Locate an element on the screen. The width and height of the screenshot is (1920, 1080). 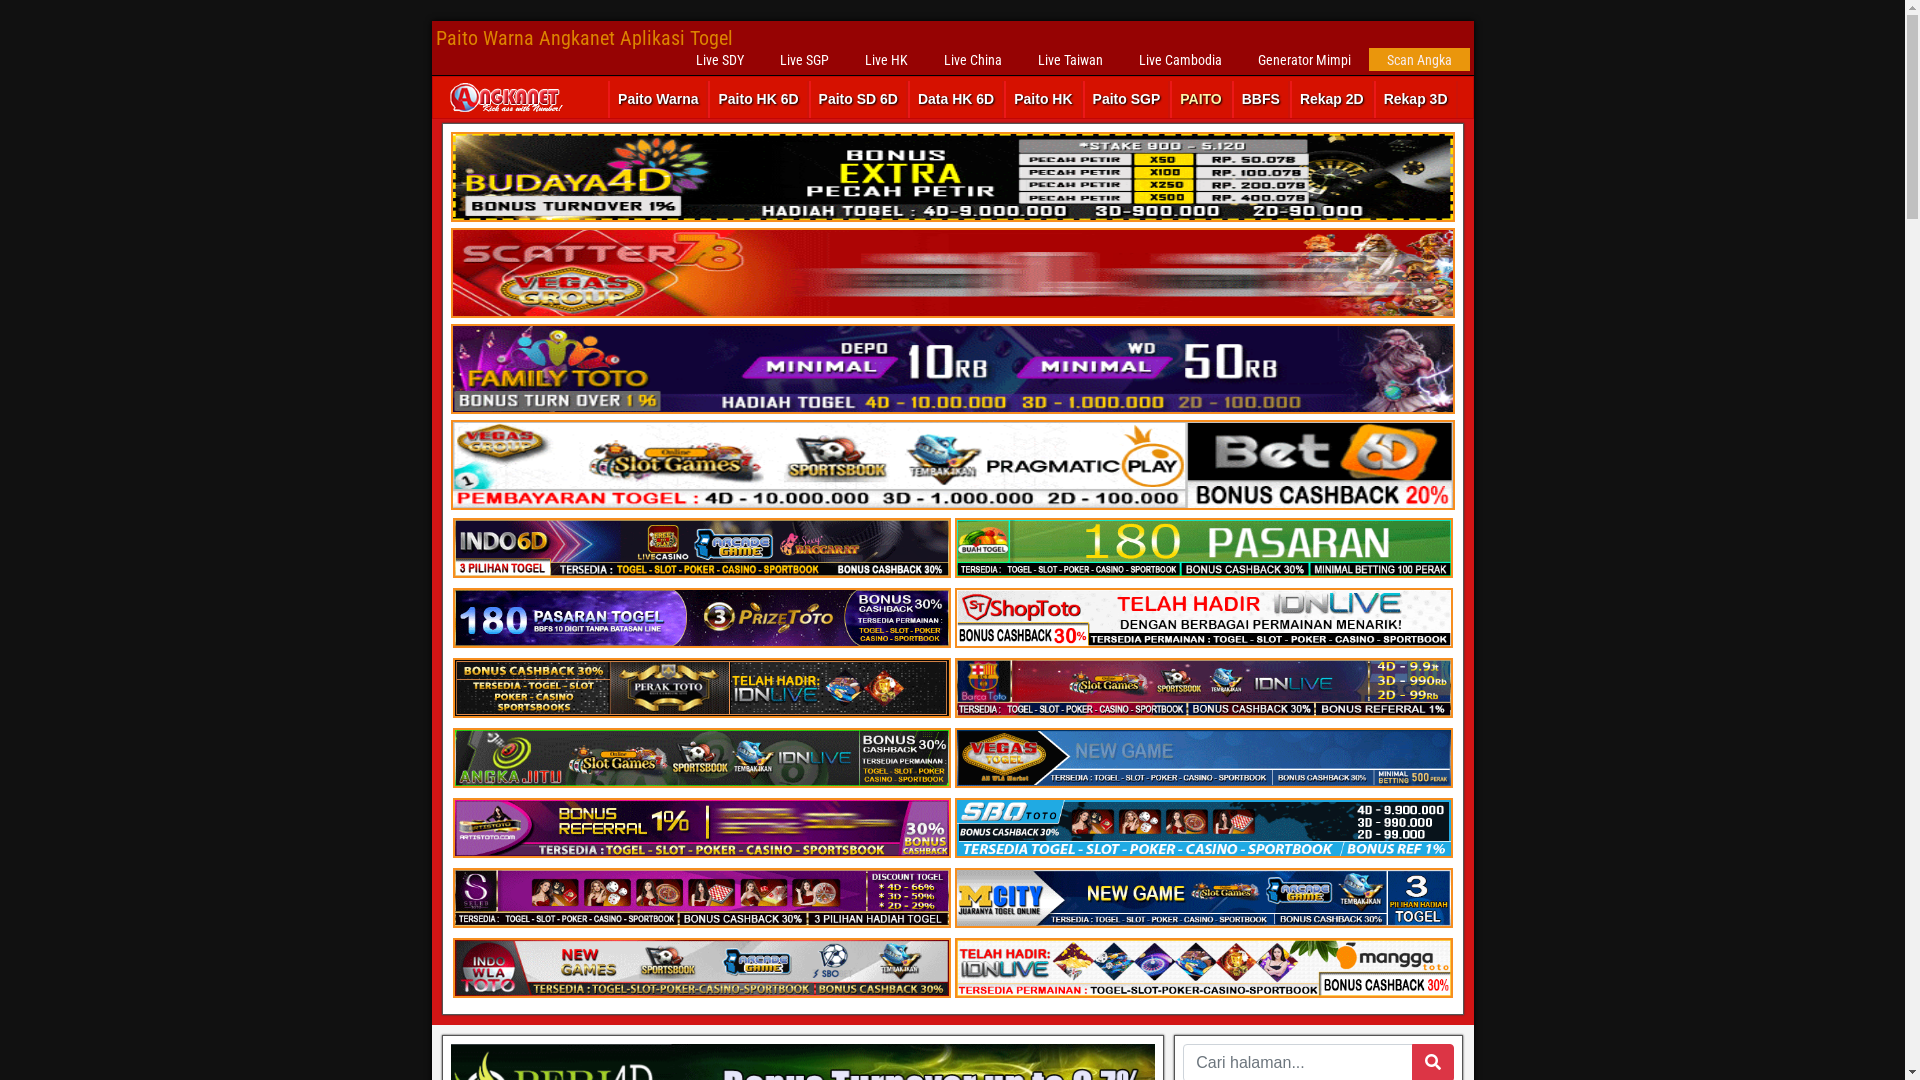
'Bandar Judi Online Terpercaya SHOPTOTO' is located at coordinates (1202, 616).